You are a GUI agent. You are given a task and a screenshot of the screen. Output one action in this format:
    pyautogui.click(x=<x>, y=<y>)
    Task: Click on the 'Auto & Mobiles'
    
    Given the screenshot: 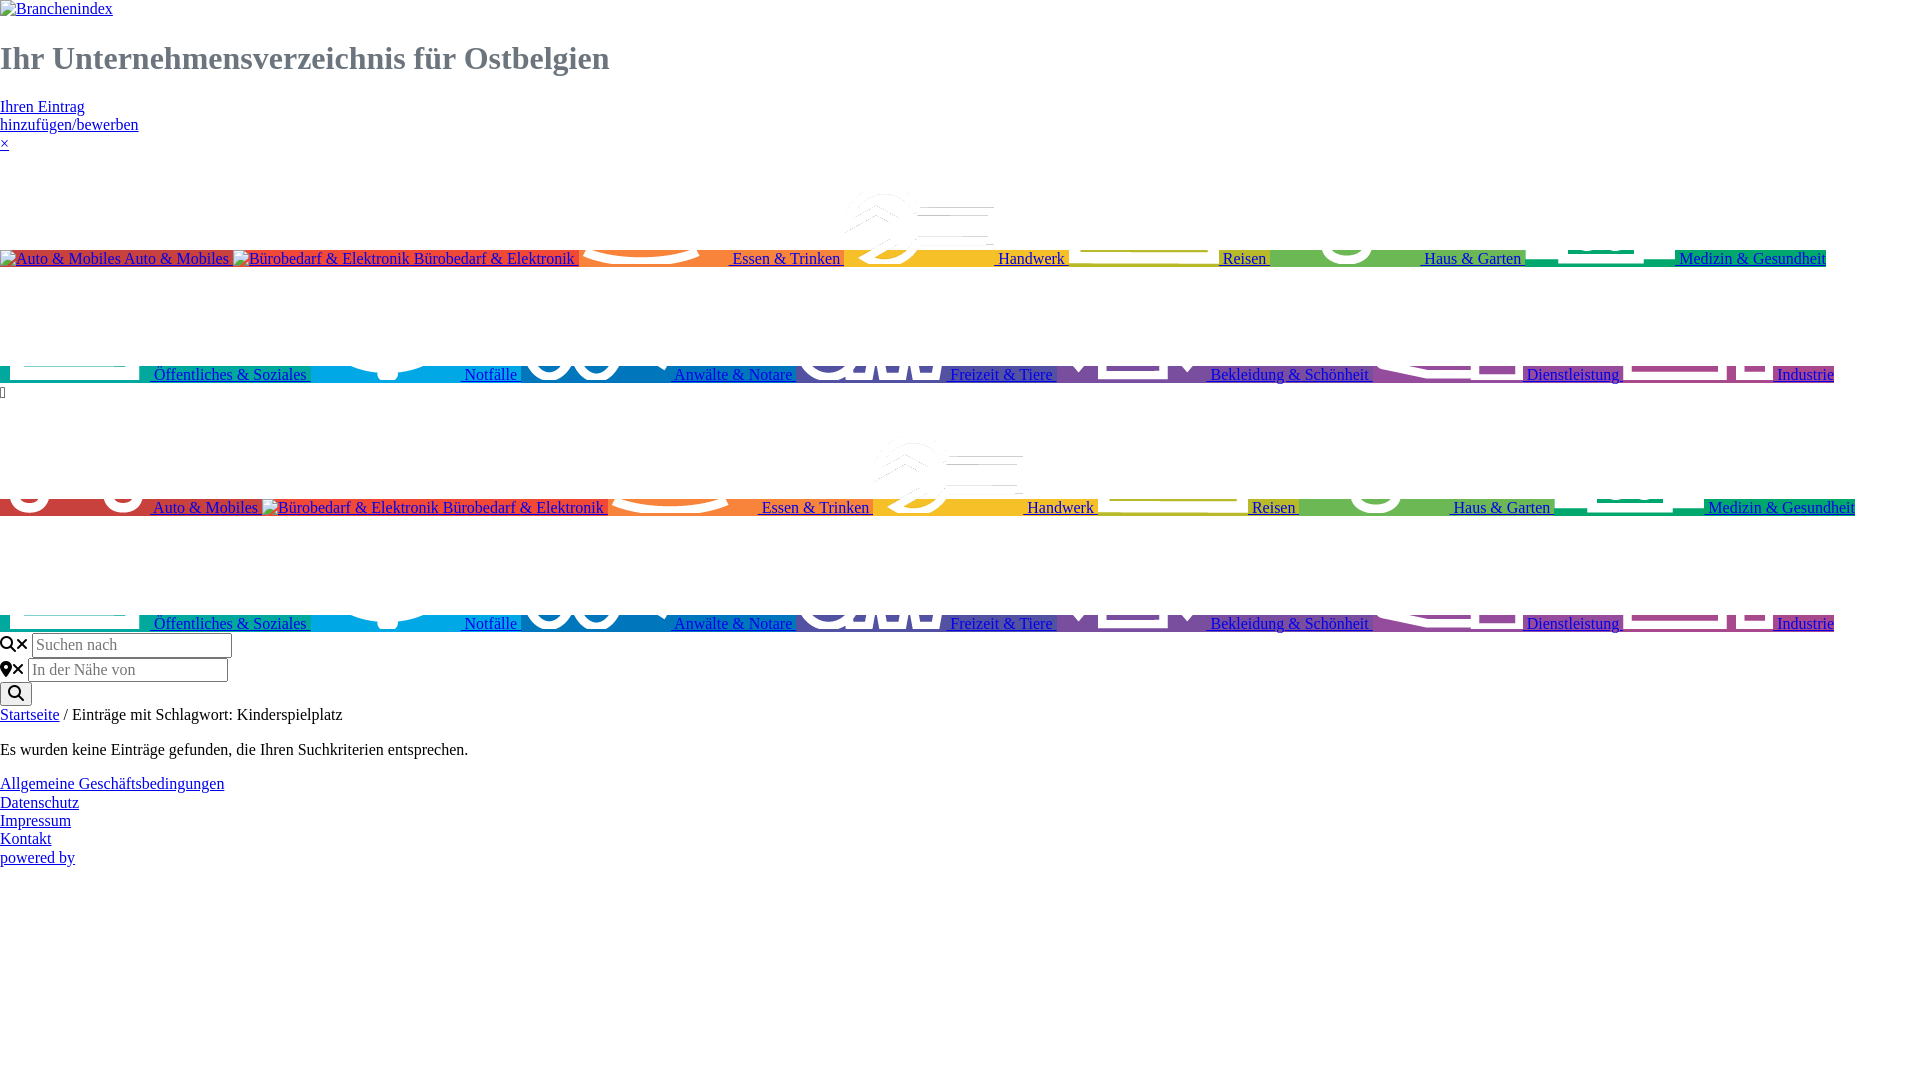 What is the action you would take?
    pyautogui.click(x=115, y=257)
    